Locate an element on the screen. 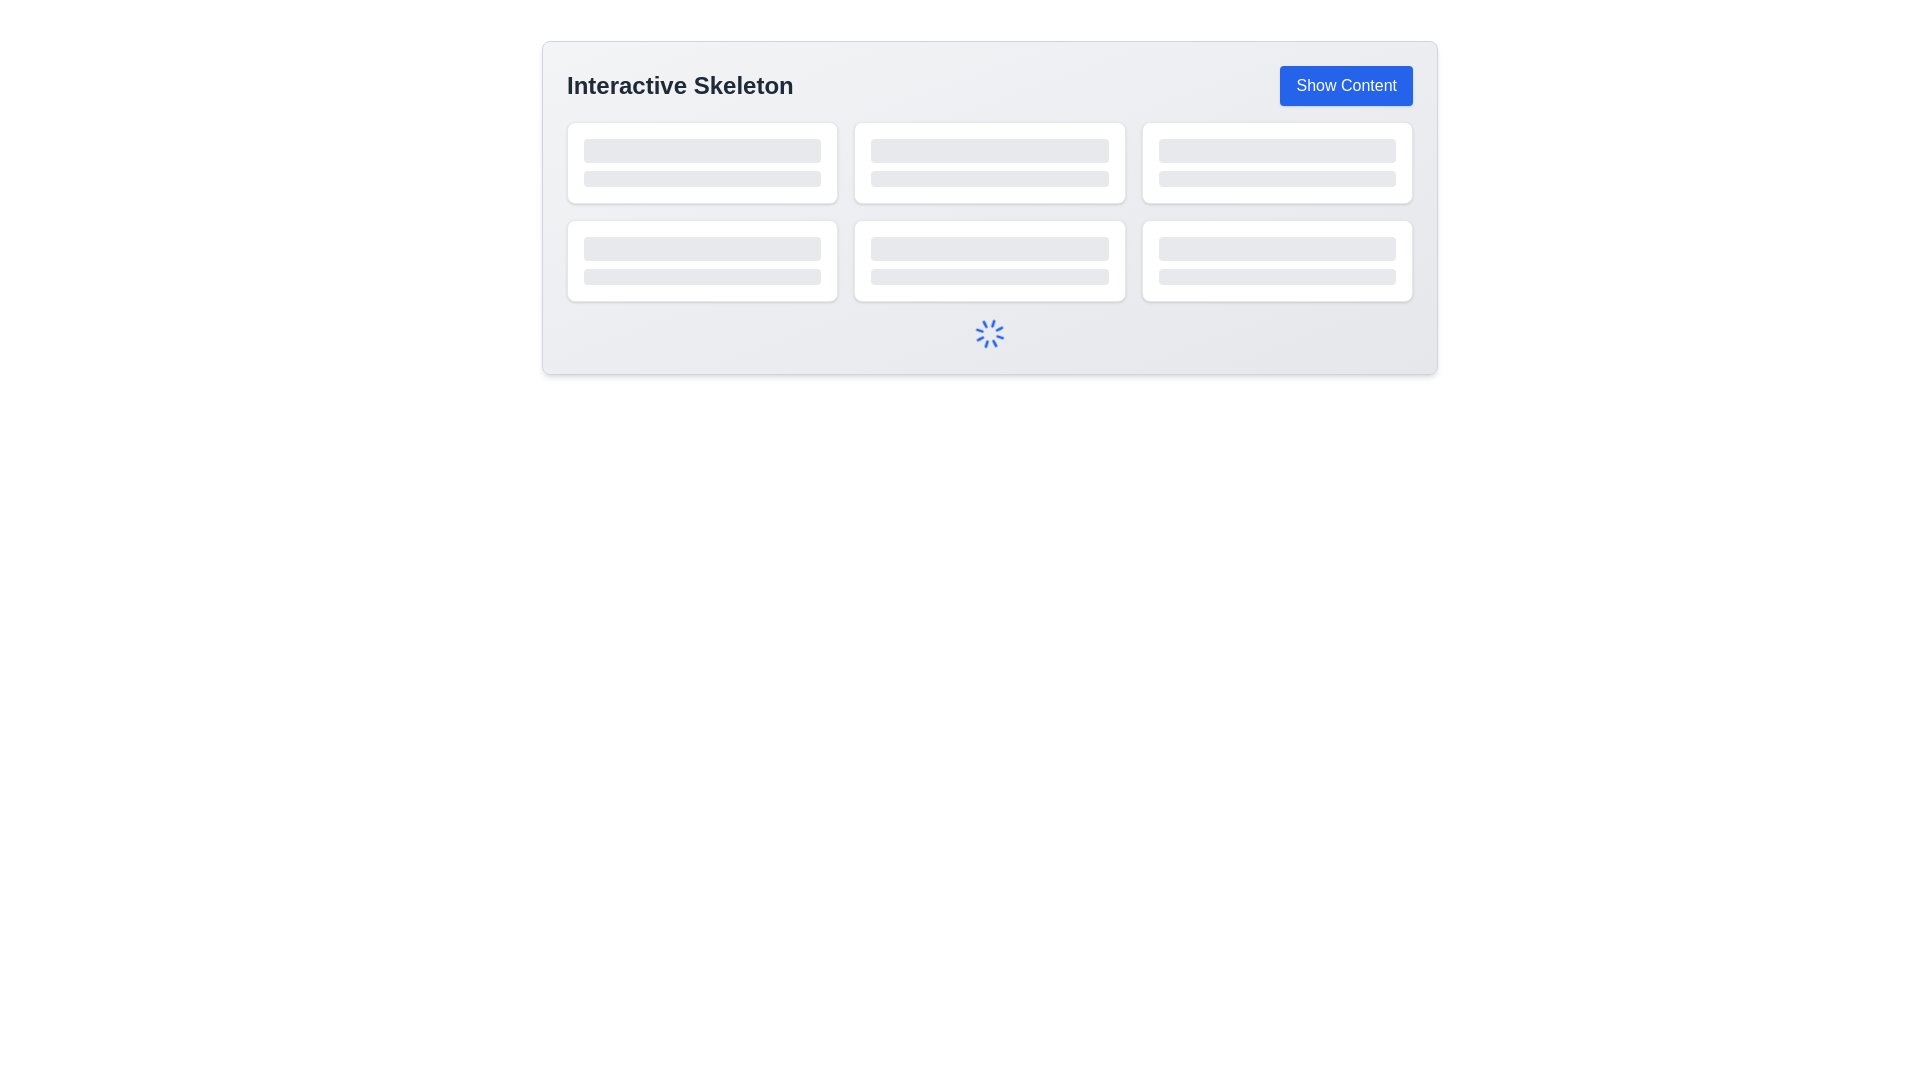 This screenshot has width=1920, height=1080. the Skeleton loader element, which is the second box in the second row of a grid layout, indicating that loading is in progress is located at coordinates (989, 260).